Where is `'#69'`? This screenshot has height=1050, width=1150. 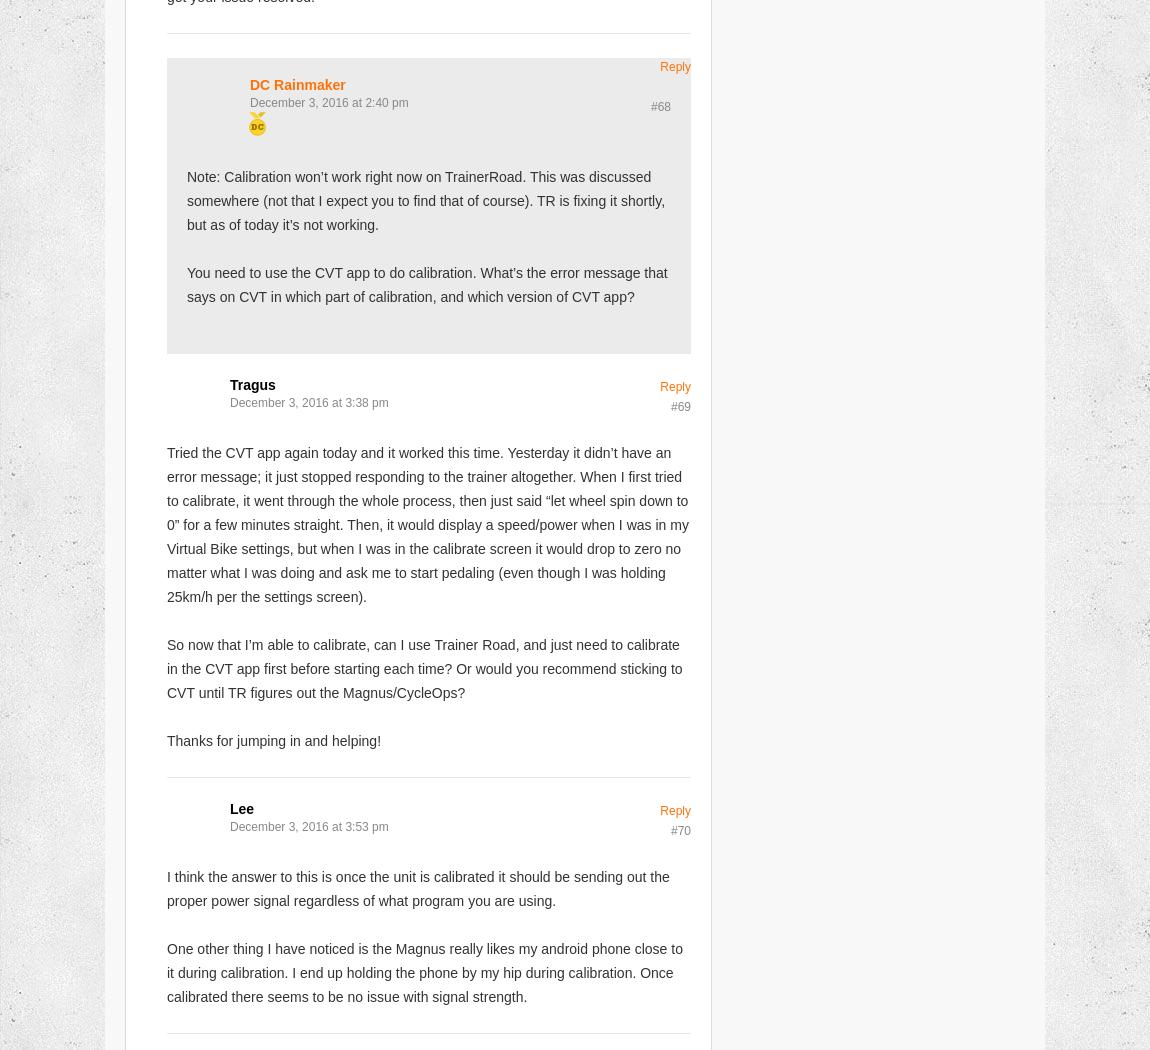
'#69' is located at coordinates (679, 406).